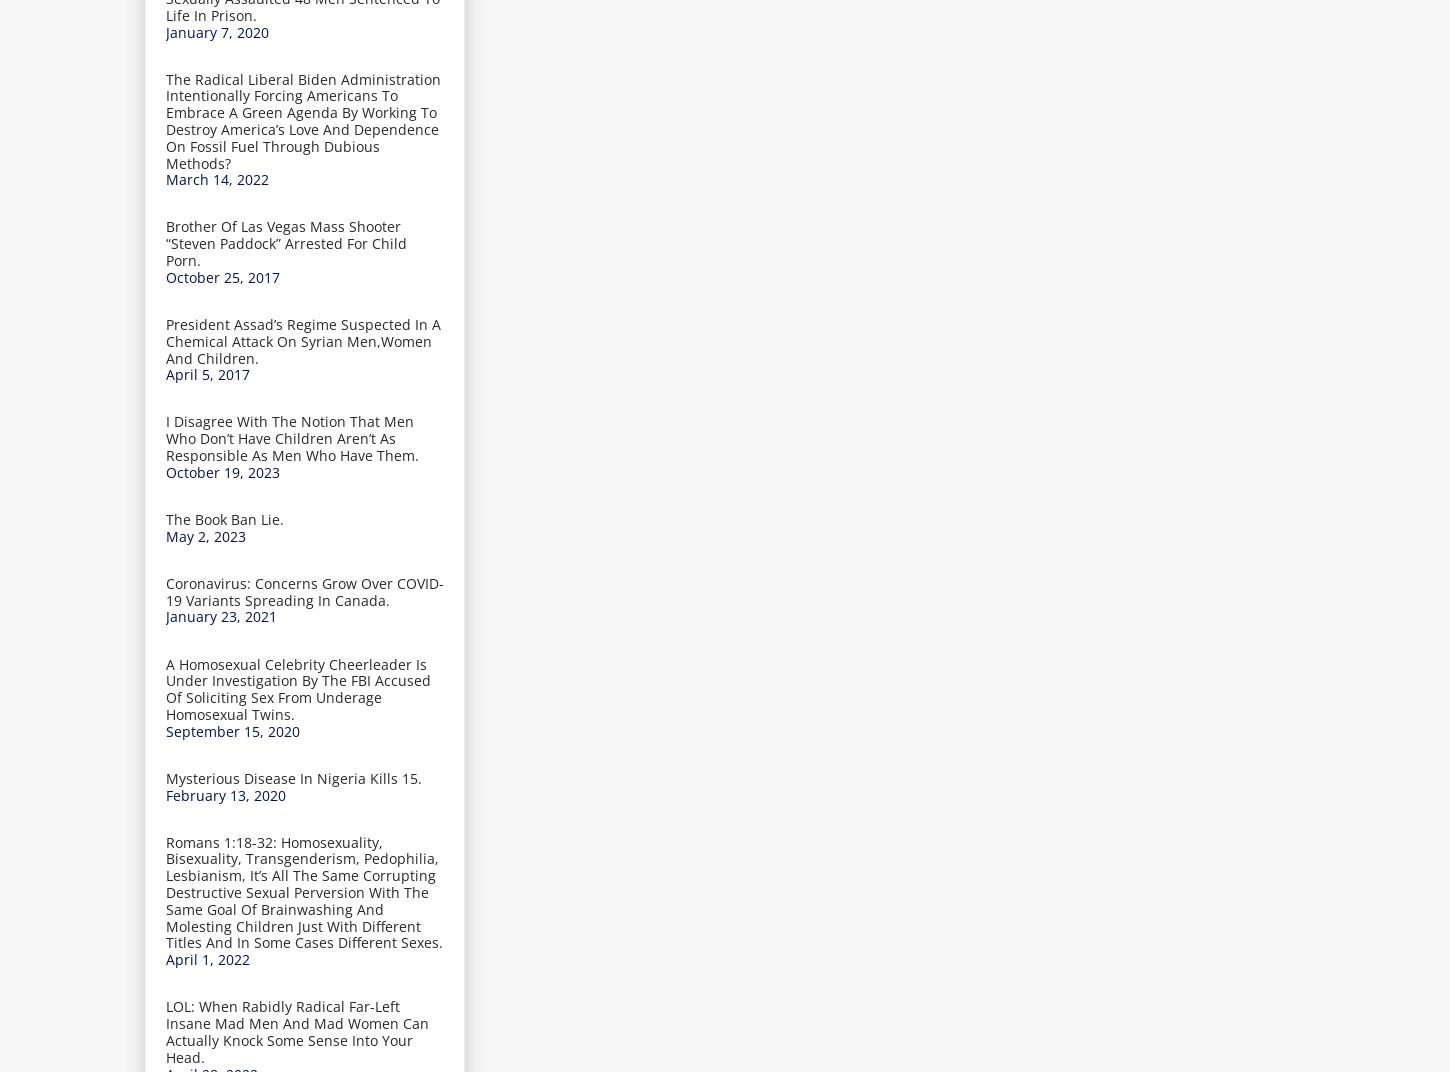 Image resolution: width=1450 pixels, height=1072 pixels. Describe the element at coordinates (165, 340) in the screenshot. I see `'President Assad’s Regime Suspected In A Chemical Attack On Syrian Men,Women And Children.'` at that location.